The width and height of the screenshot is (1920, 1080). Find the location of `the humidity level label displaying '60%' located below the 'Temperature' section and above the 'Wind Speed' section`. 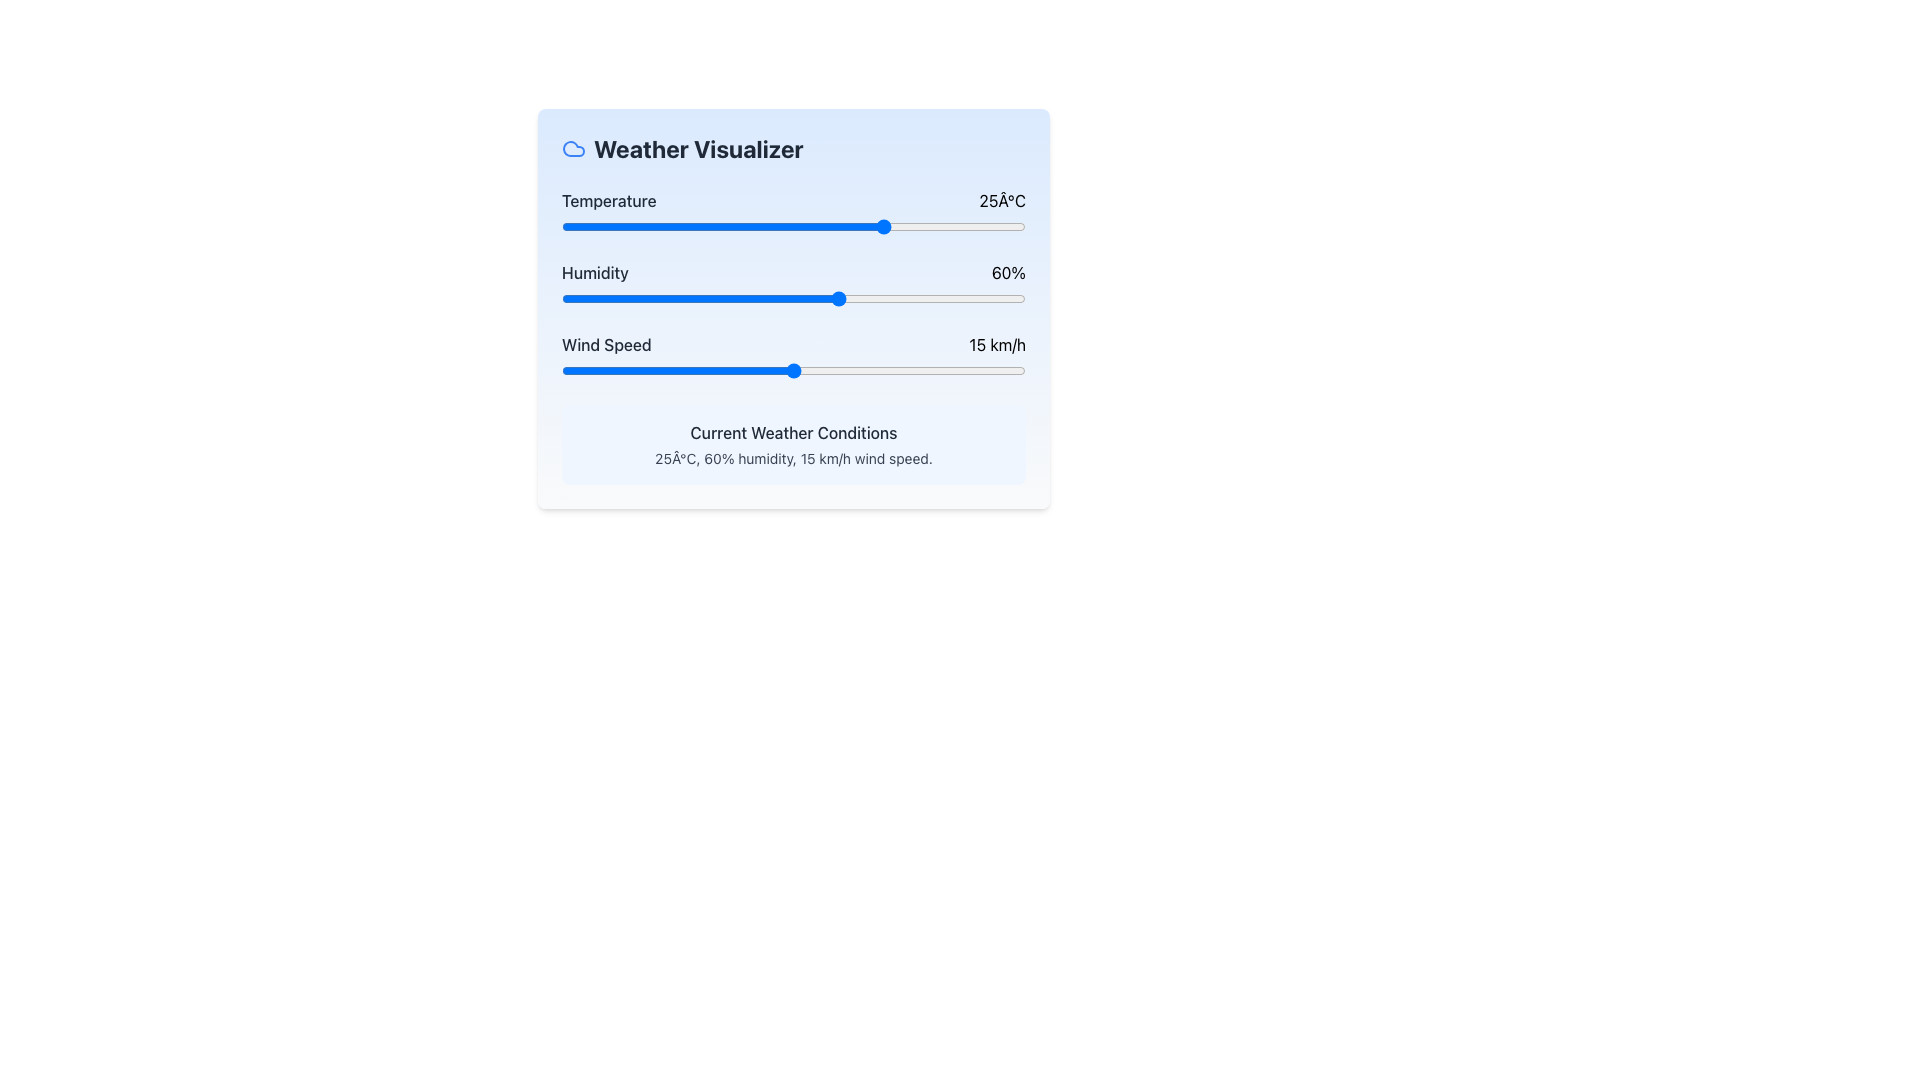

the humidity level label displaying '60%' located below the 'Temperature' section and above the 'Wind Speed' section is located at coordinates (1008, 273).